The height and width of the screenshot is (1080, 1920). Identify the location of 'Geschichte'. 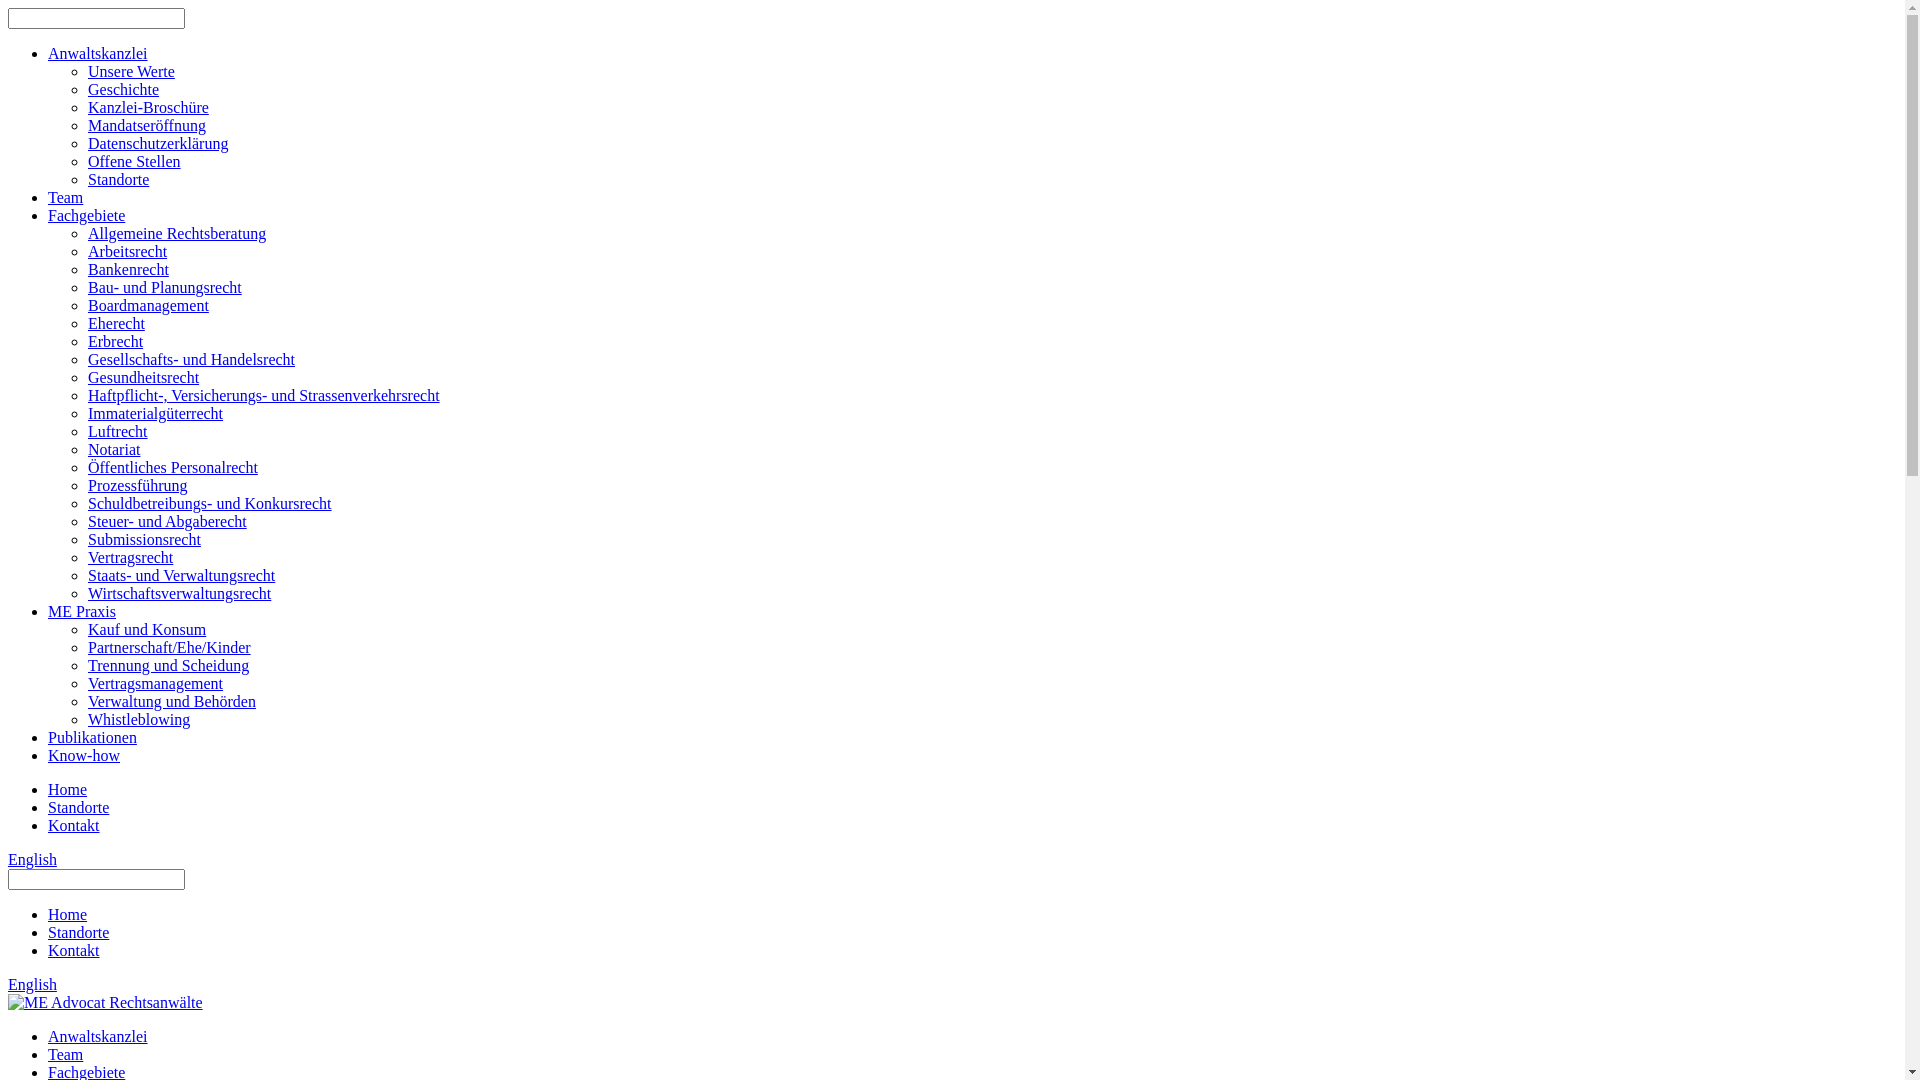
(122, 88).